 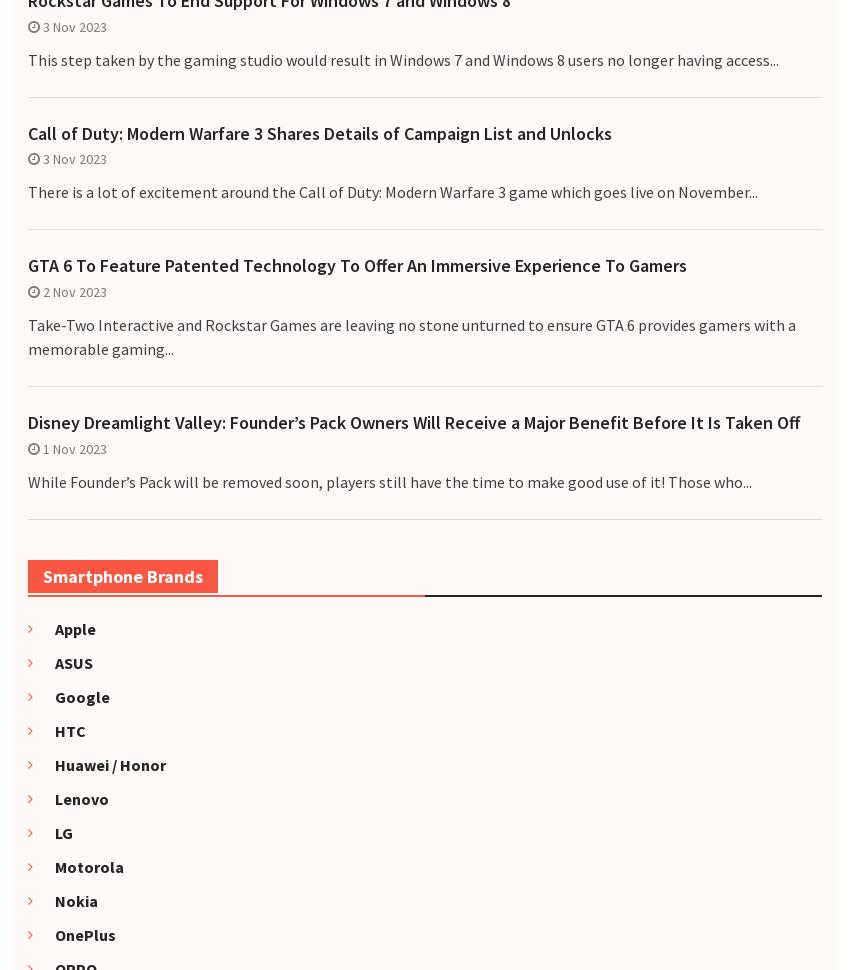 What do you see at coordinates (101, 762) in the screenshot?
I see `'Huawei / Honor'` at bounding box center [101, 762].